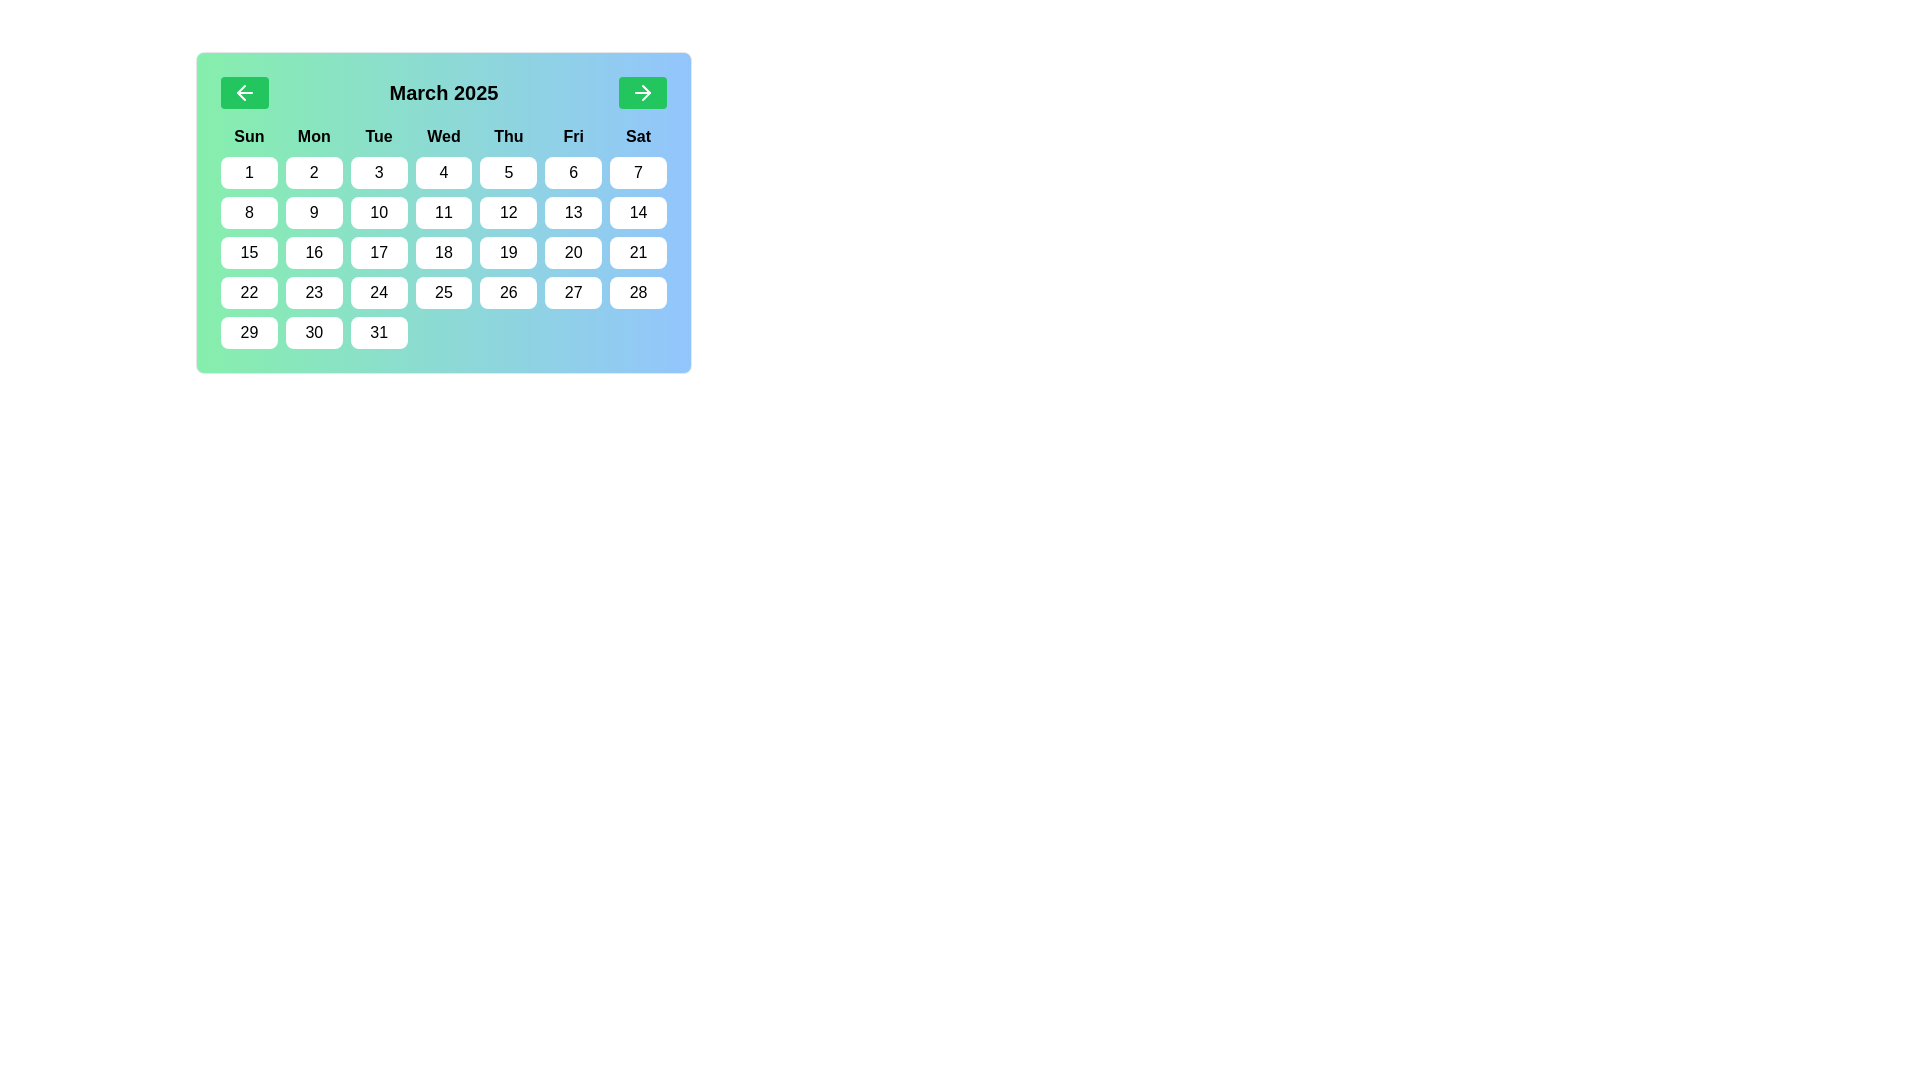  I want to click on the button representing the 5th day of the month in the calendar interface, so click(508, 172).